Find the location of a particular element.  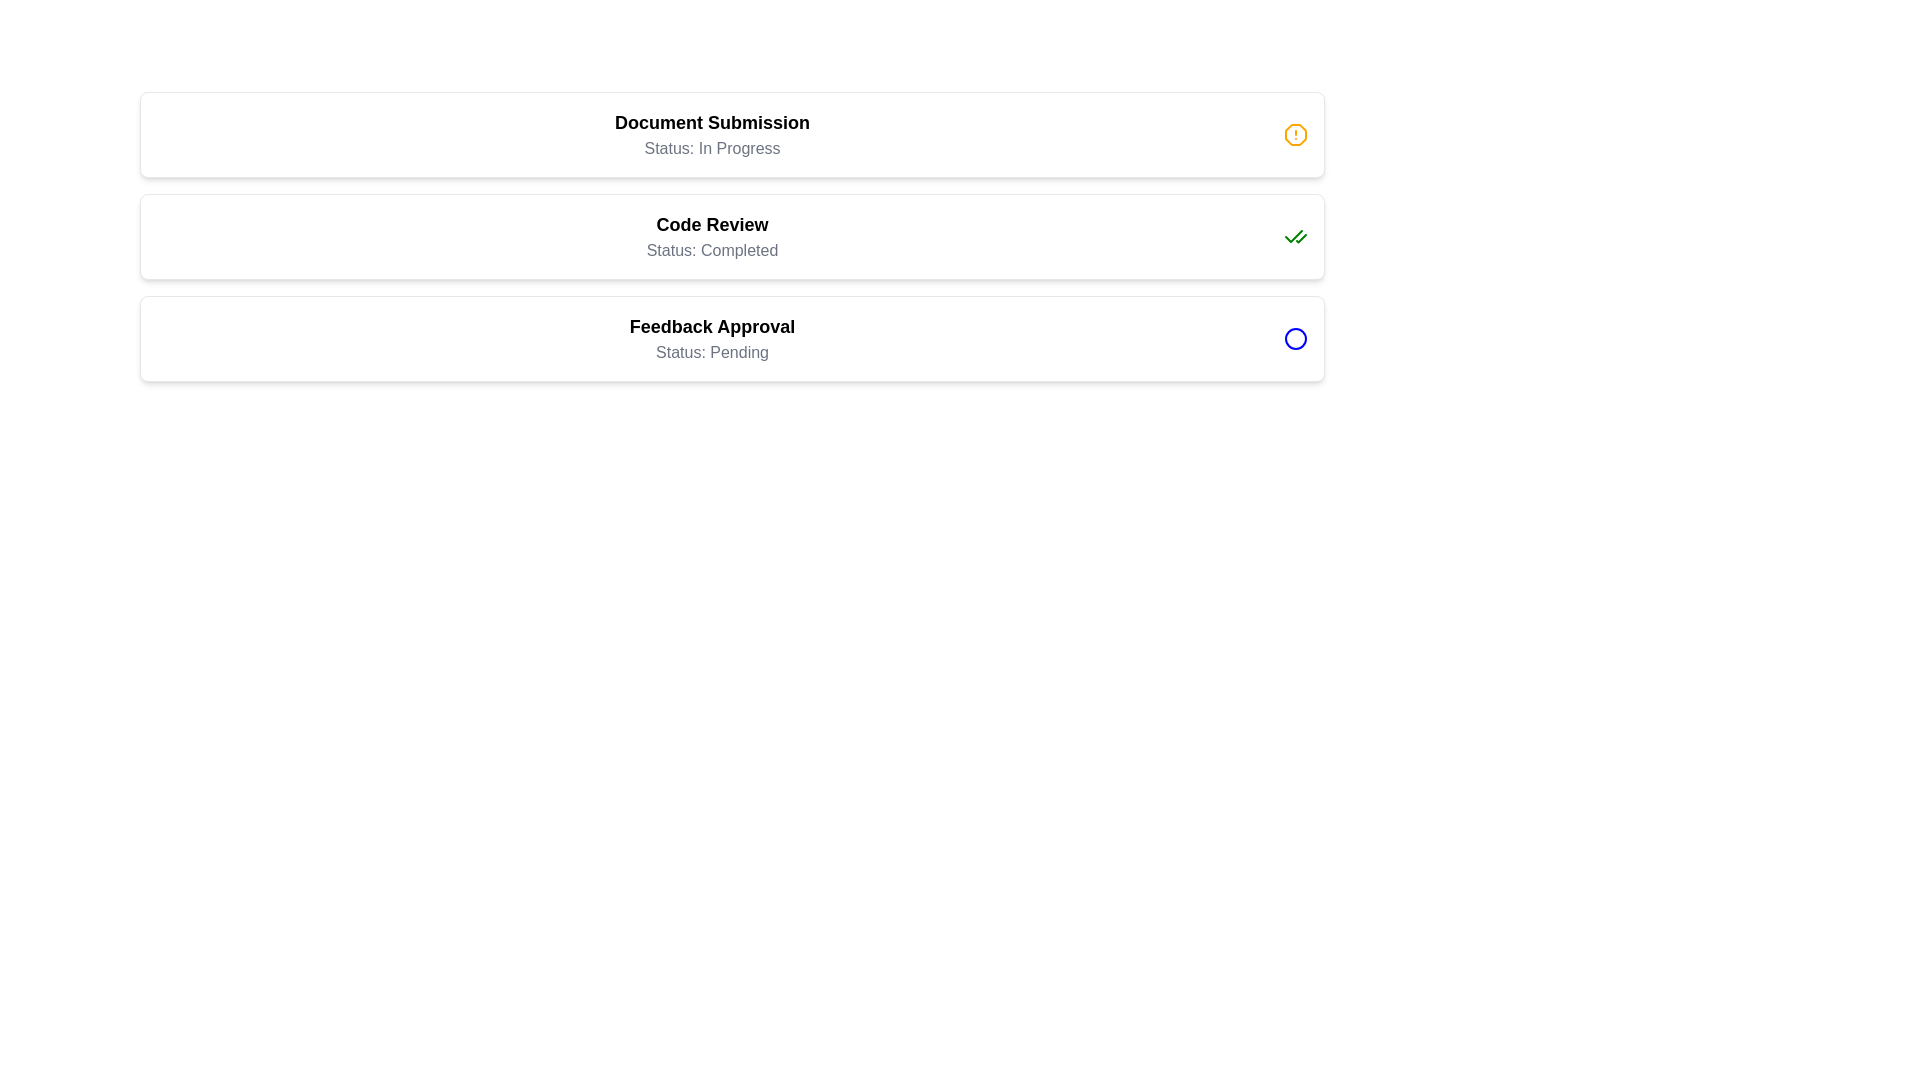

the rightmost icon in the upper-right corner of the 'Feedback Approval' section with status 'Pending' is located at coordinates (1296, 338).